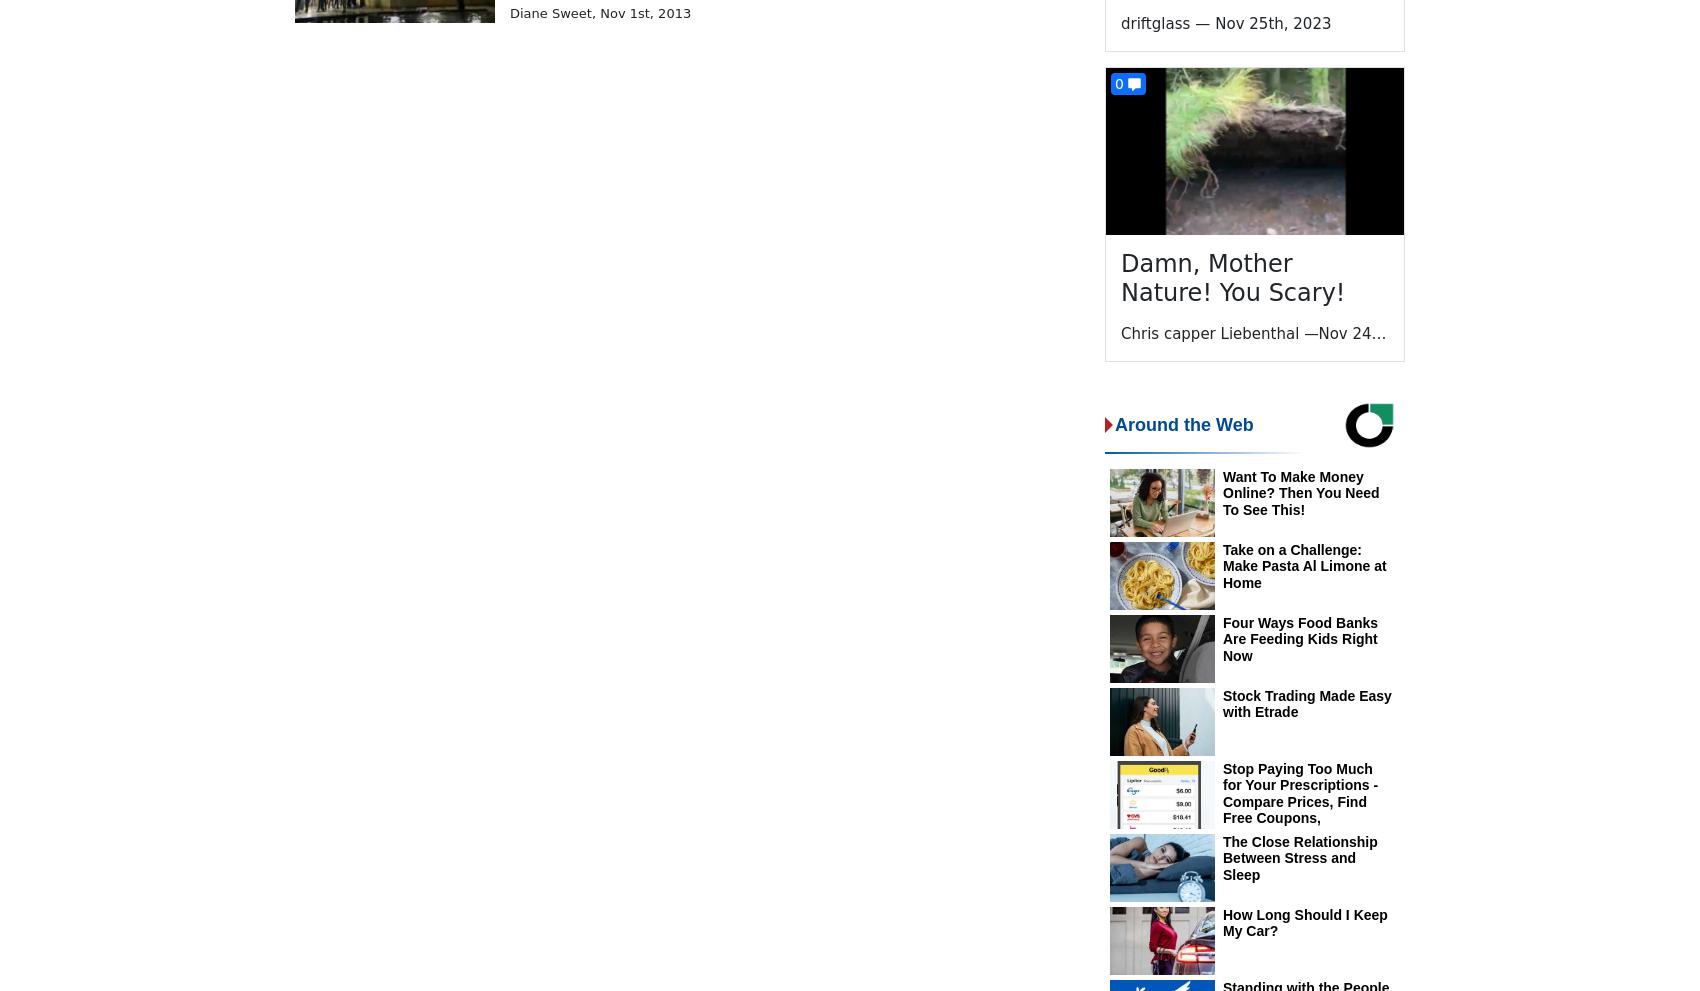 The image size is (1700, 991). What do you see at coordinates (549, 11) in the screenshot?
I see `'Diane Sweet'` at bounding box center [549, 11].